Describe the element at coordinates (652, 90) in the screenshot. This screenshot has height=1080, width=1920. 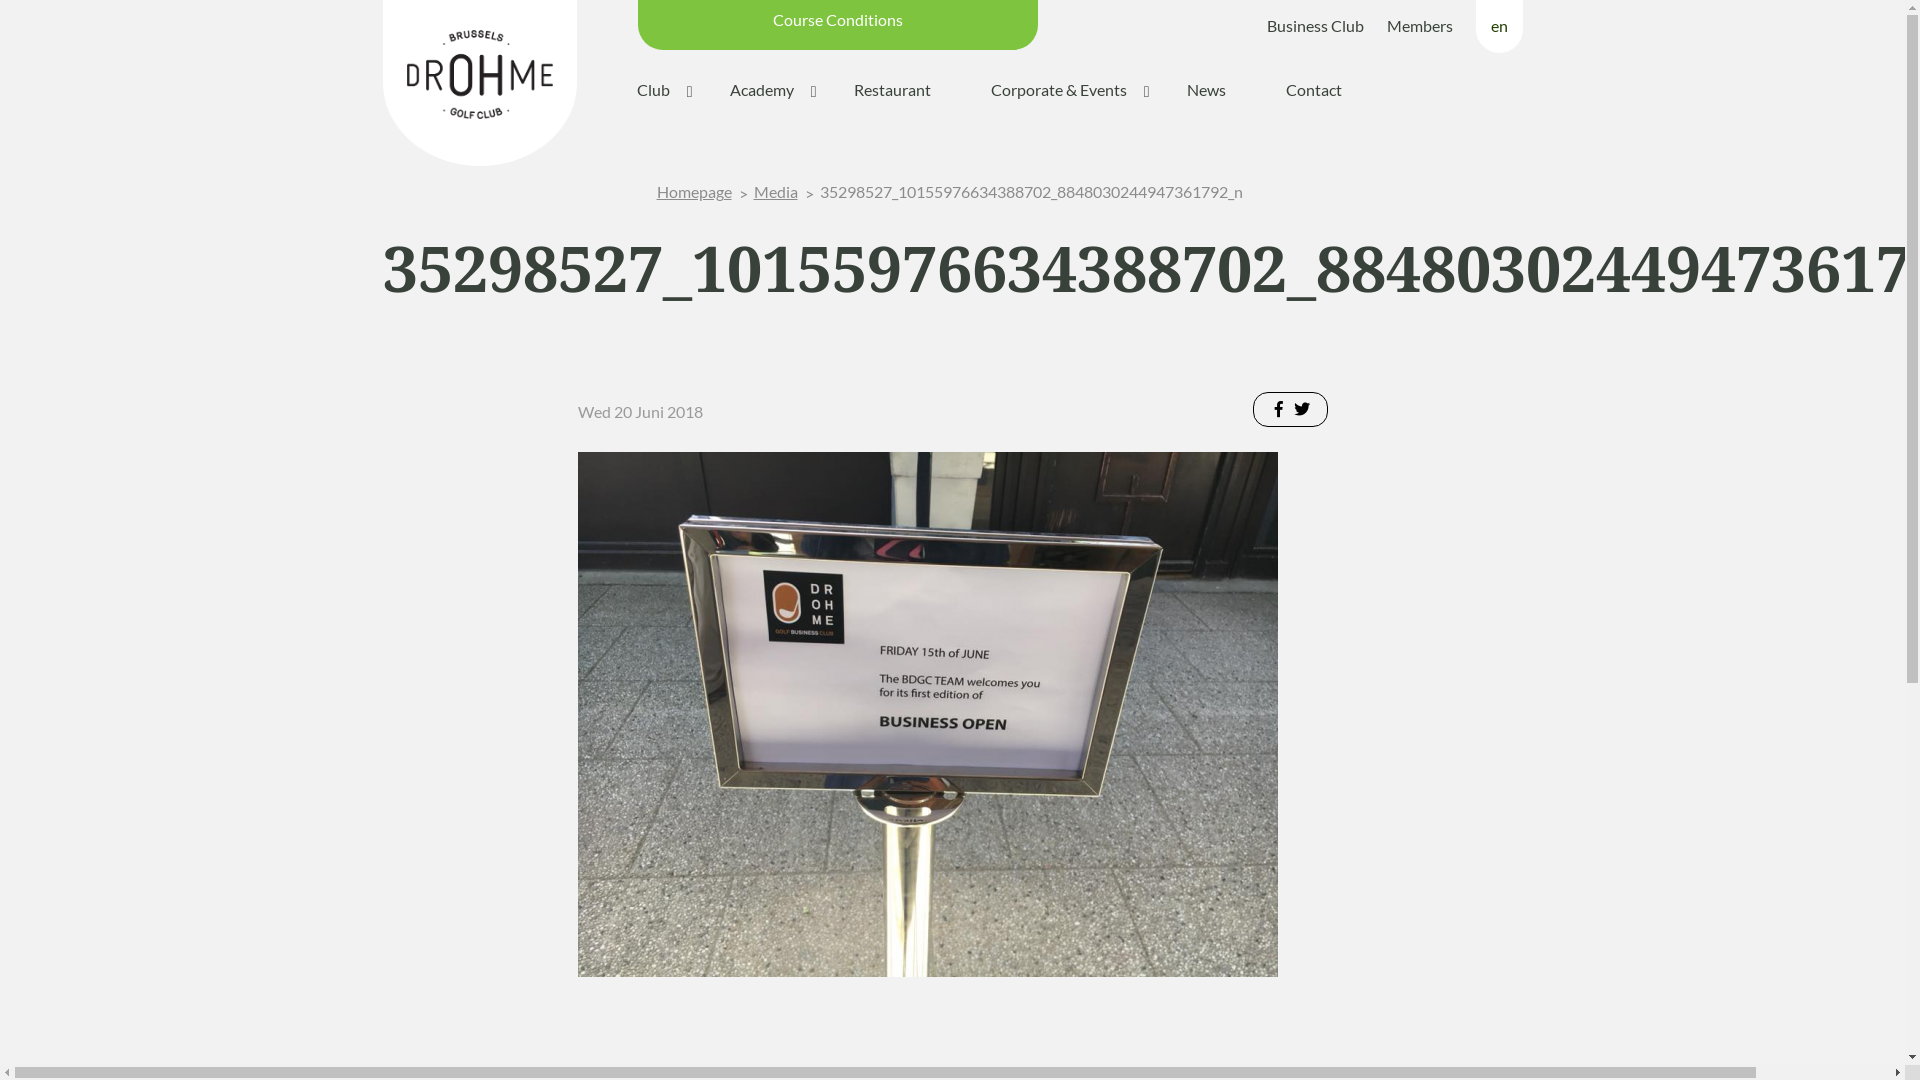
I see `'Club'` at that location.